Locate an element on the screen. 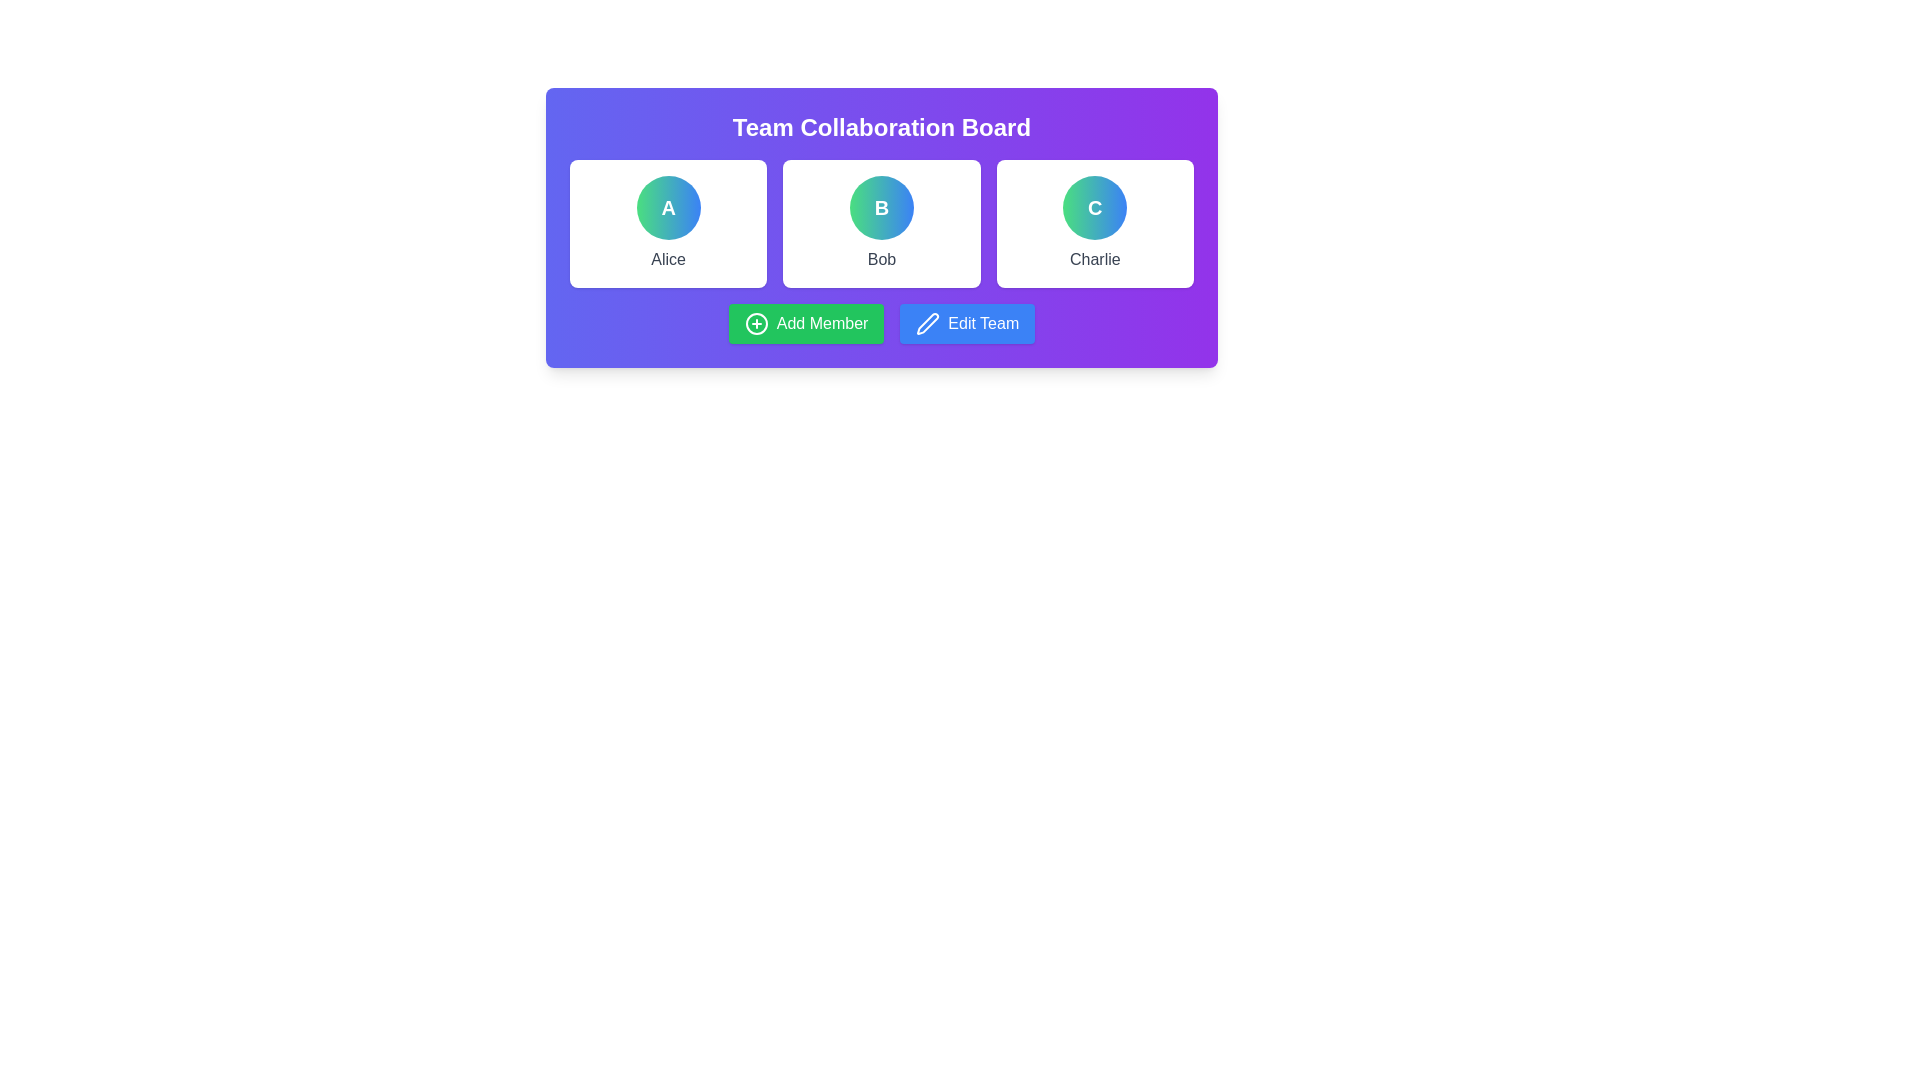 The image size is (1920, 1080). the central card representing 'Bob' in the team collaboration interface, which is located between 'Alice' and 'Charlie' is located at coordinates (881, 223).